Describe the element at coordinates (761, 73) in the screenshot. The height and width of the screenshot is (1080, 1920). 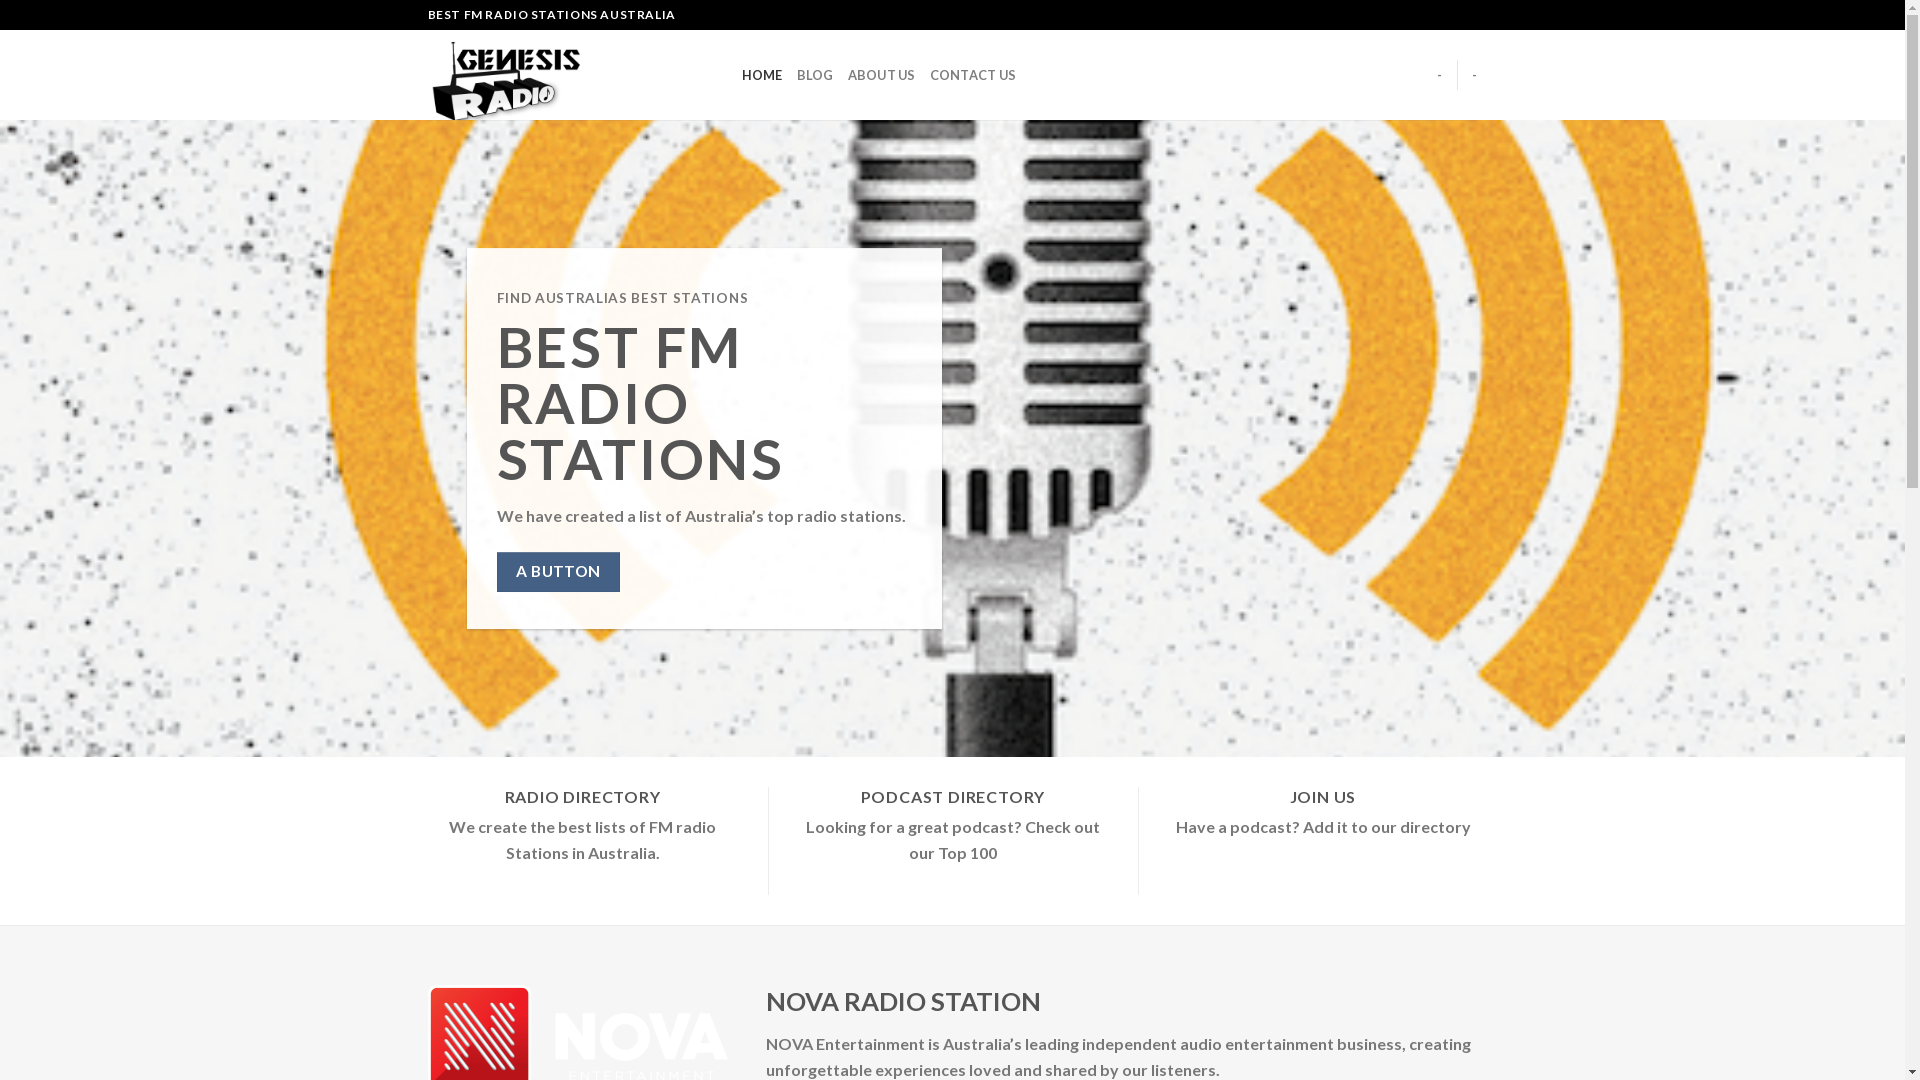
I see `'HOME'` at that location.